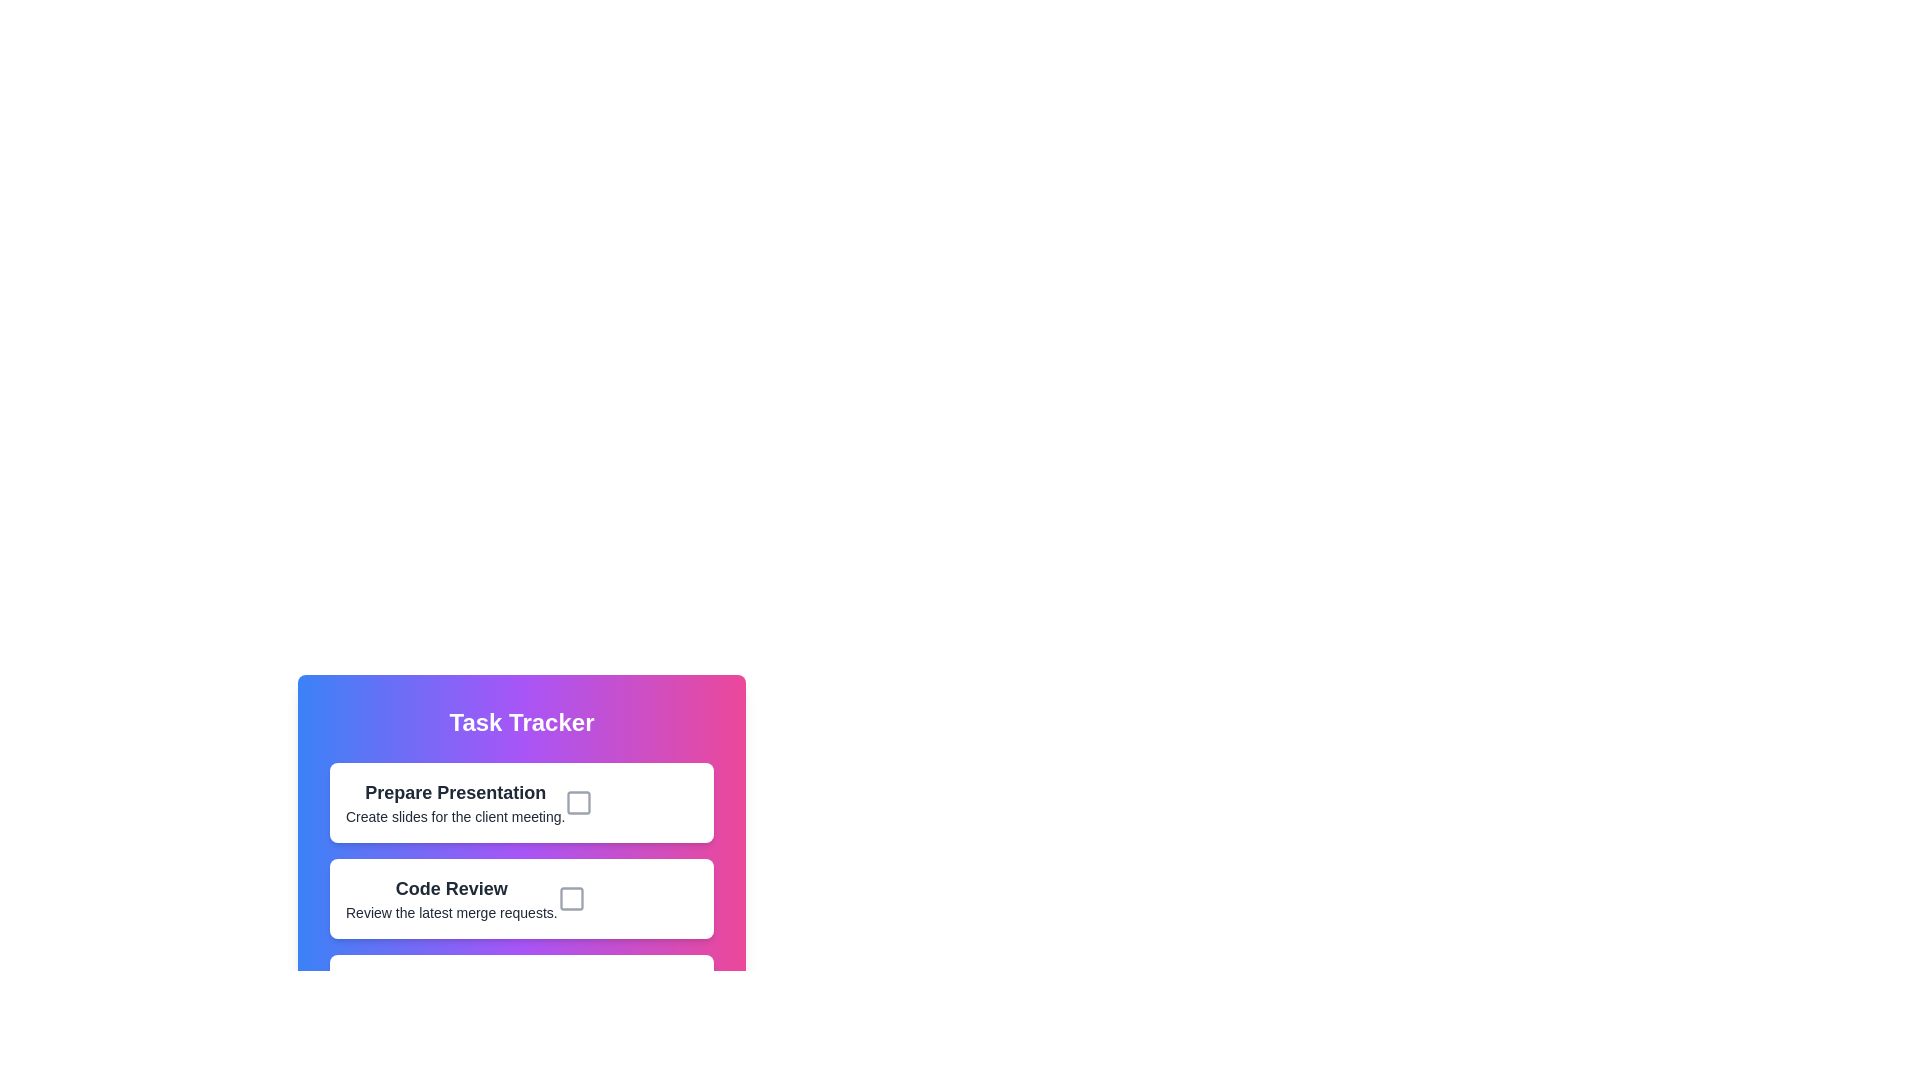  What do you see at coordinates (450, 887) in the screenshot?
I see `the 'Code Review' text label which serves as a title or heading for its section, positioned above the descriptive text in the lower section of the interface` at bounding box center [450, 887].